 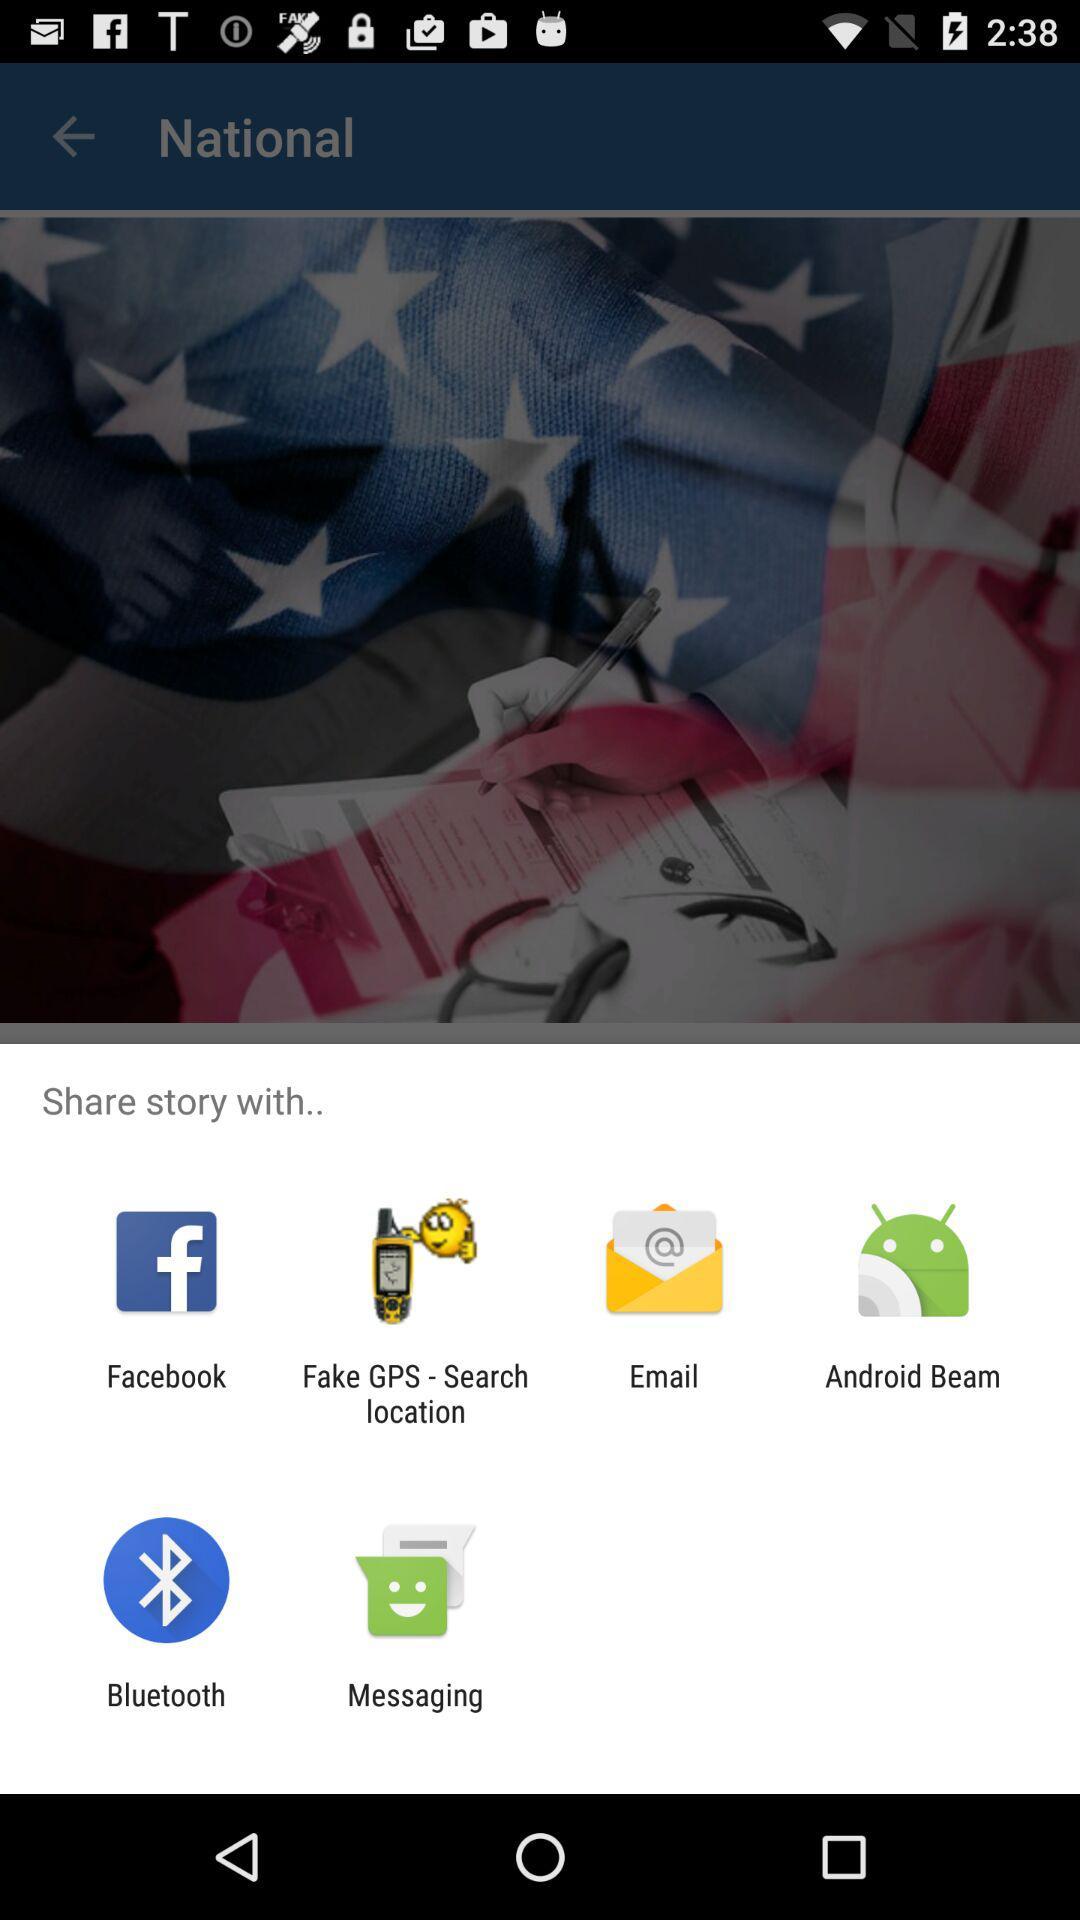 What do you see at coordinates (414, 1392) in the screenshot?
I see `the fake gps search` at bounding box center [414, 1392].